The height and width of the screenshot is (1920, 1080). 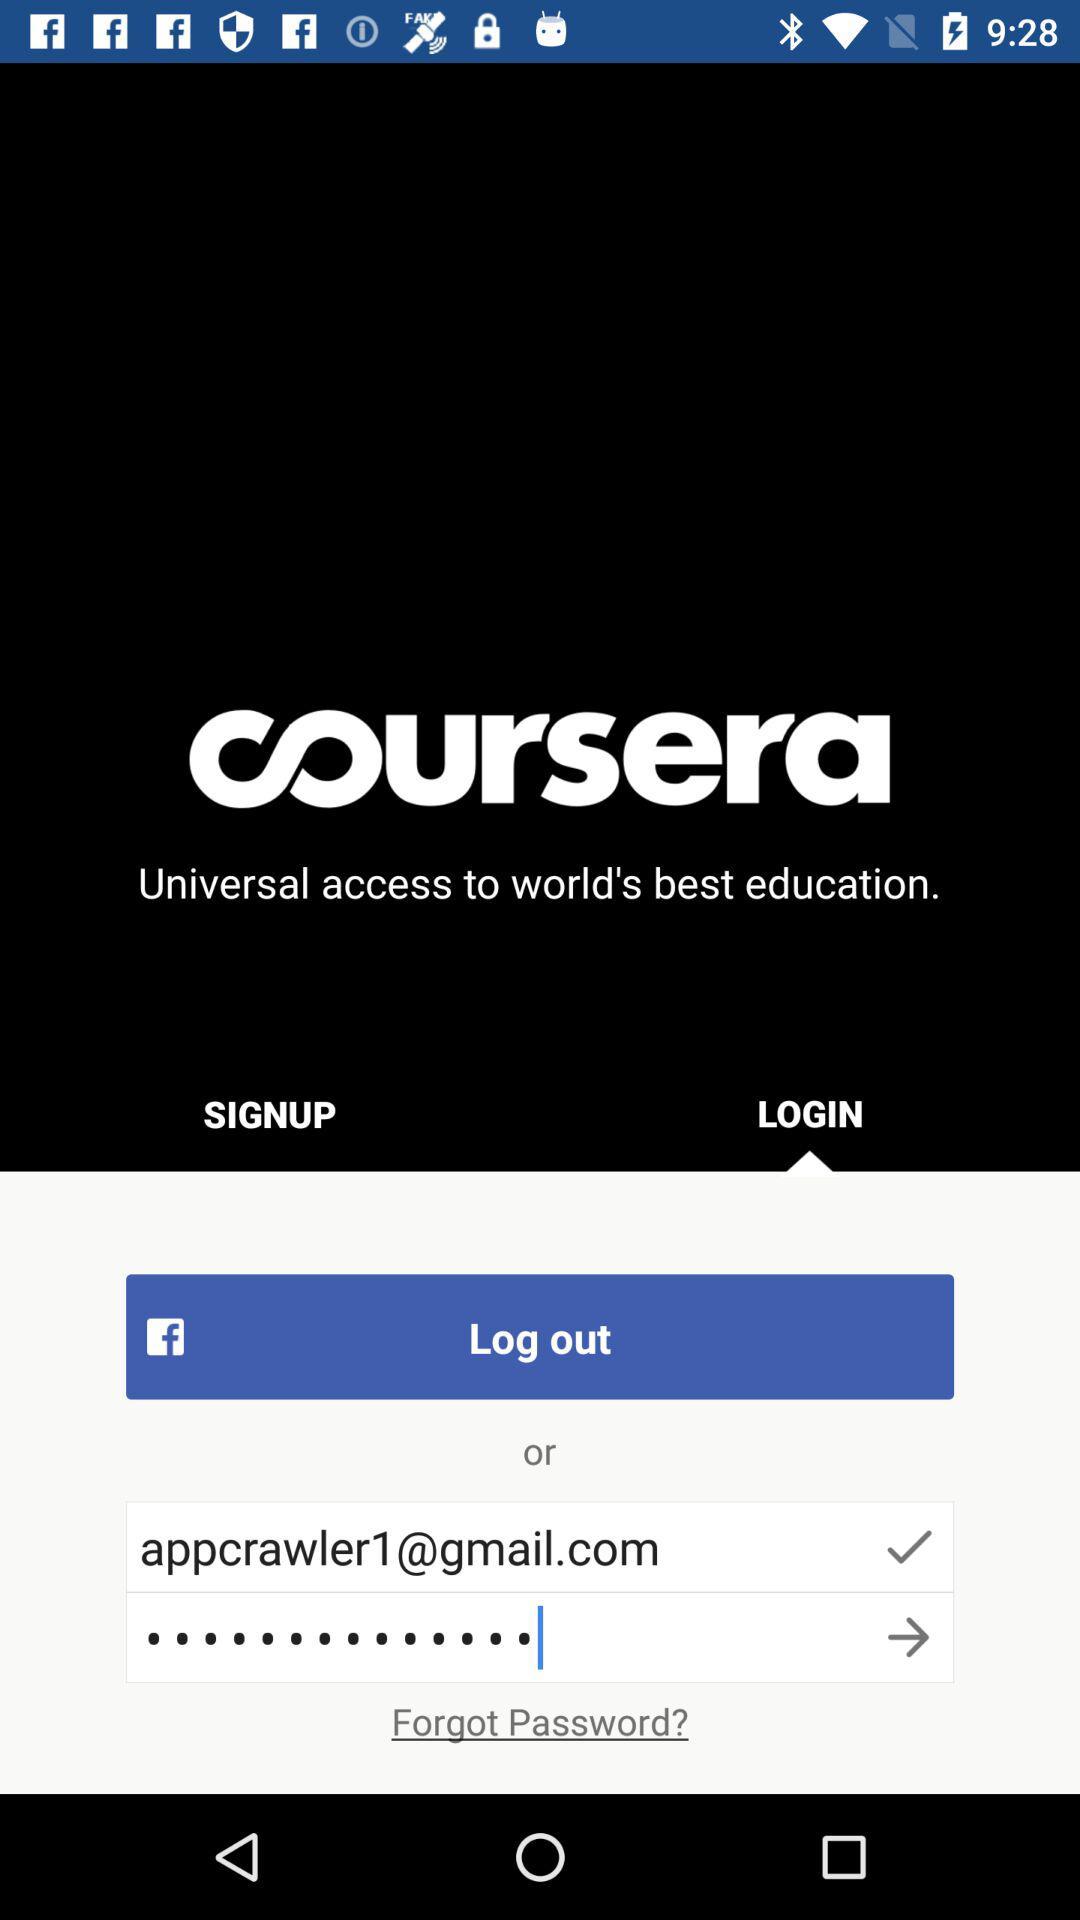 What do you see at coordinates (540, 1720) in the screenshot?
I see `forgot password? icon` at bounding box center [540, 1720].